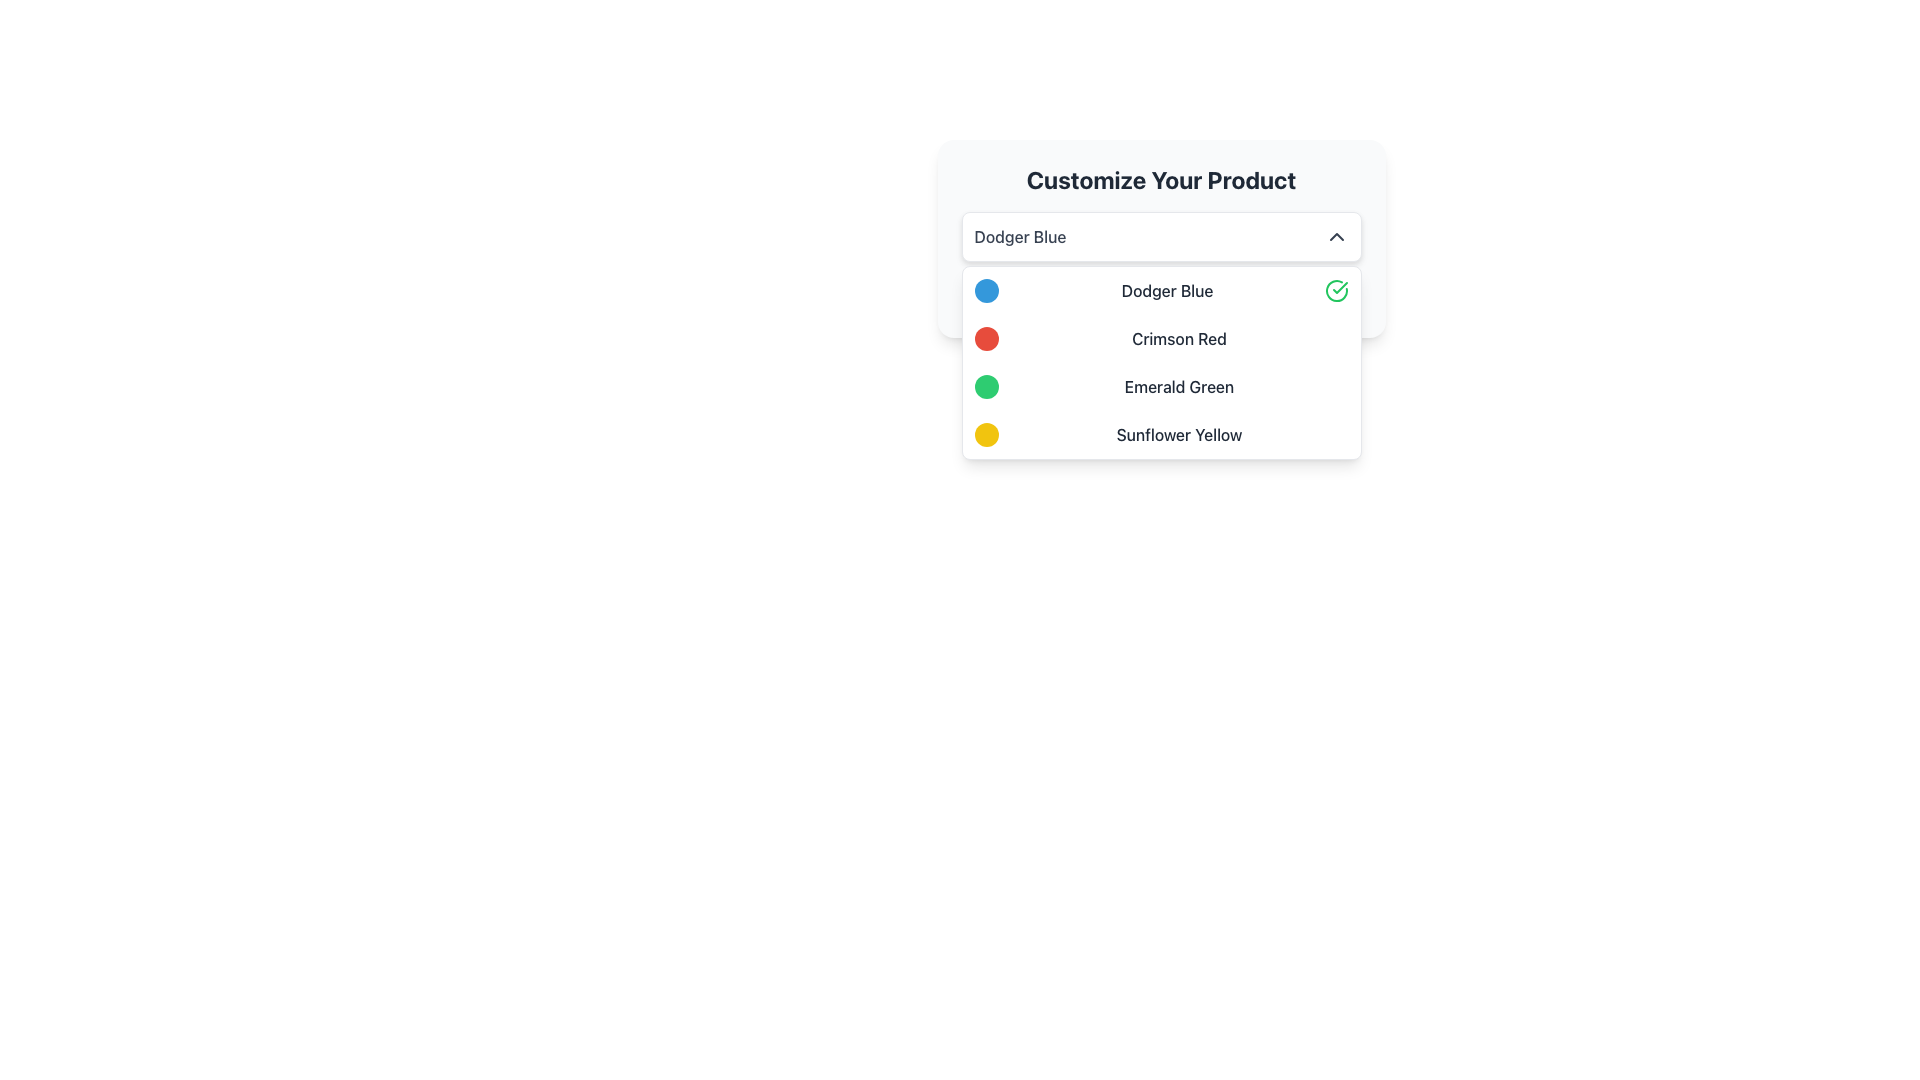 The image size is (1920, 1080). What do you see at coordinates (1161, 290) in the screenshot?
I see `the first selectable list item labeled 'Dodger Blue' with a blue circular indicator and a green checkmark` at bounding box center [1161, 290].